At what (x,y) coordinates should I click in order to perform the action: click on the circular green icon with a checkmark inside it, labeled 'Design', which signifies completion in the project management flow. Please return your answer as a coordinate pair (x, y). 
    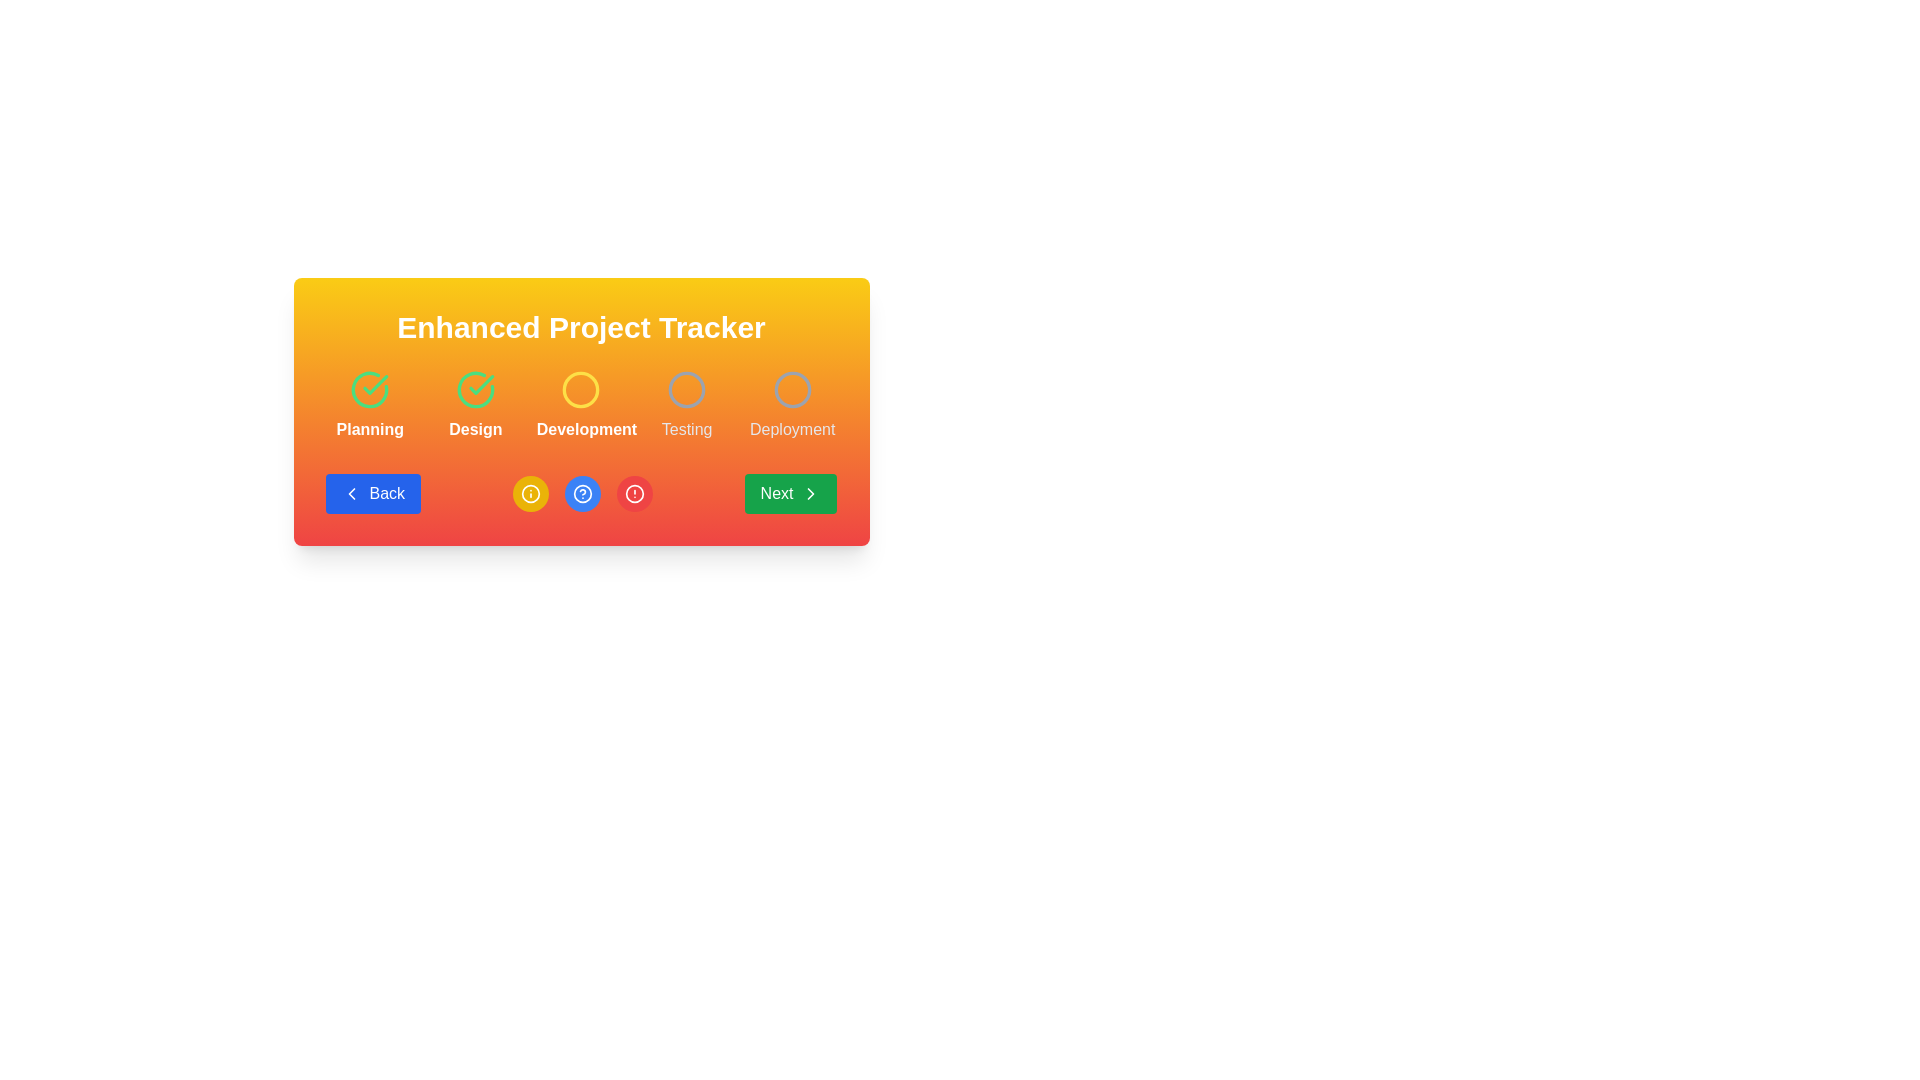
    Looking at the image, I should click on (474, 389).